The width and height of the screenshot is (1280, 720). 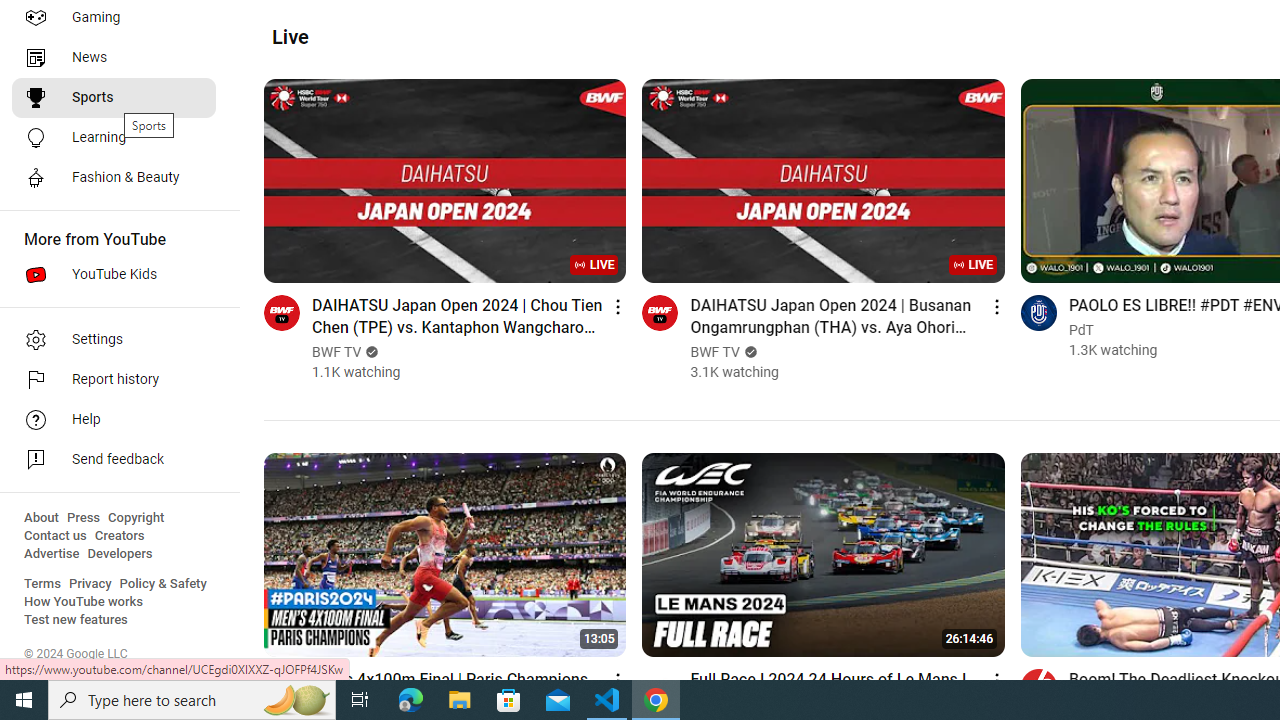 I want to click on 'Contact us', so click(x=55, y=535).